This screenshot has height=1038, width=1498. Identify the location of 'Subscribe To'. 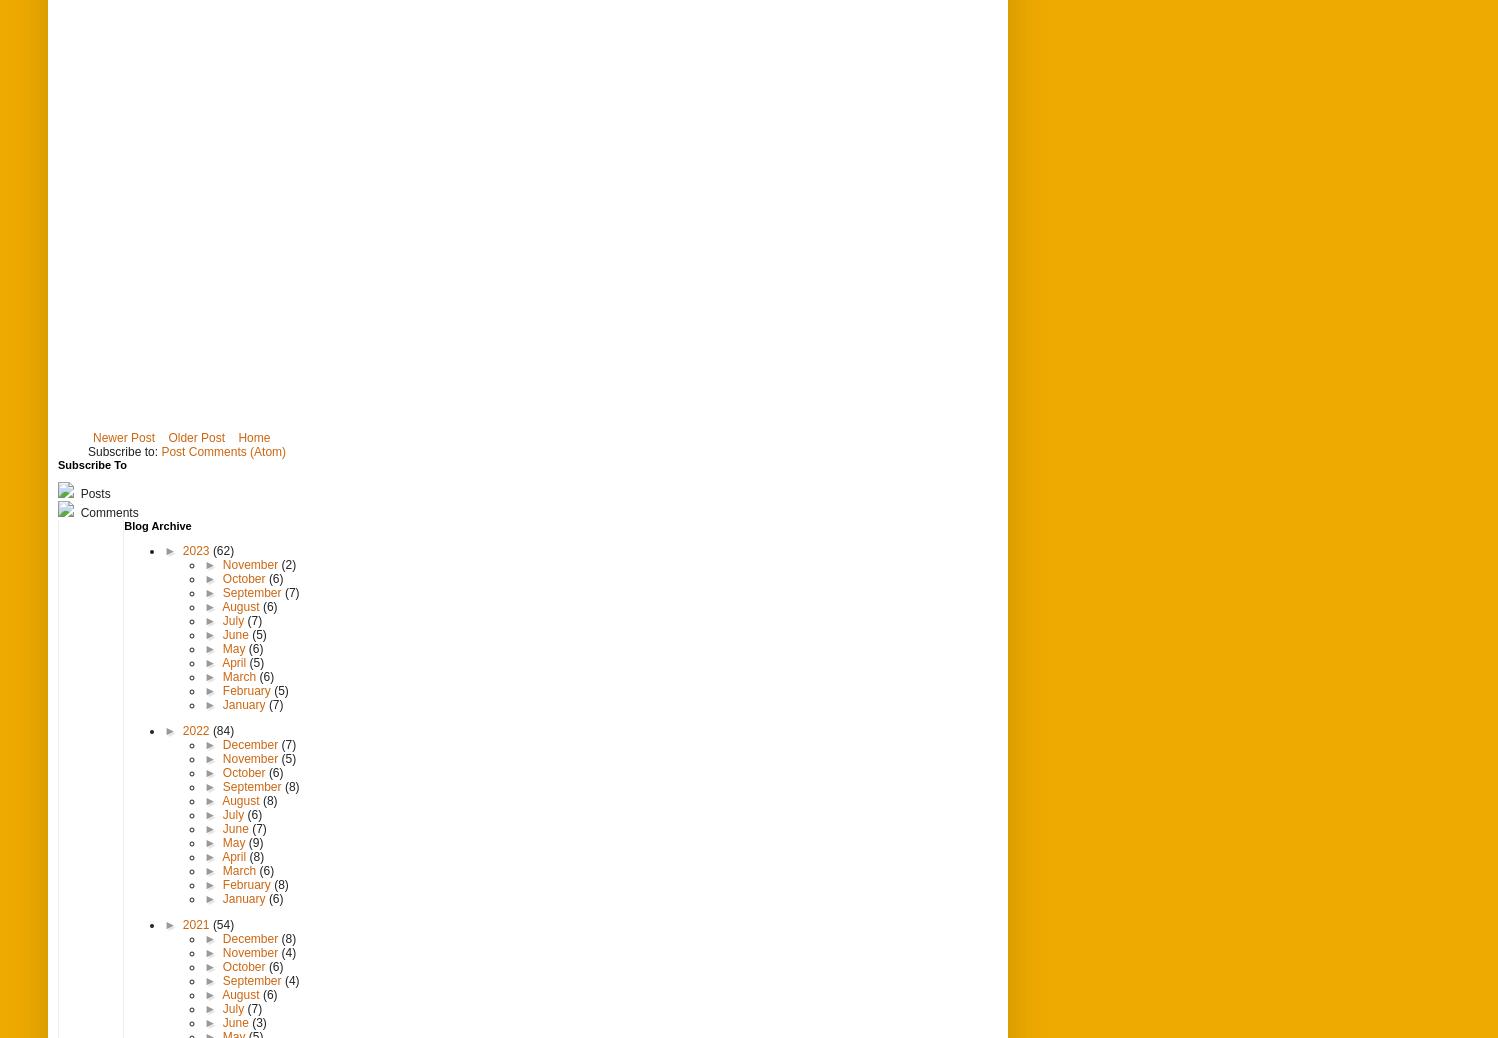
(90, 463).